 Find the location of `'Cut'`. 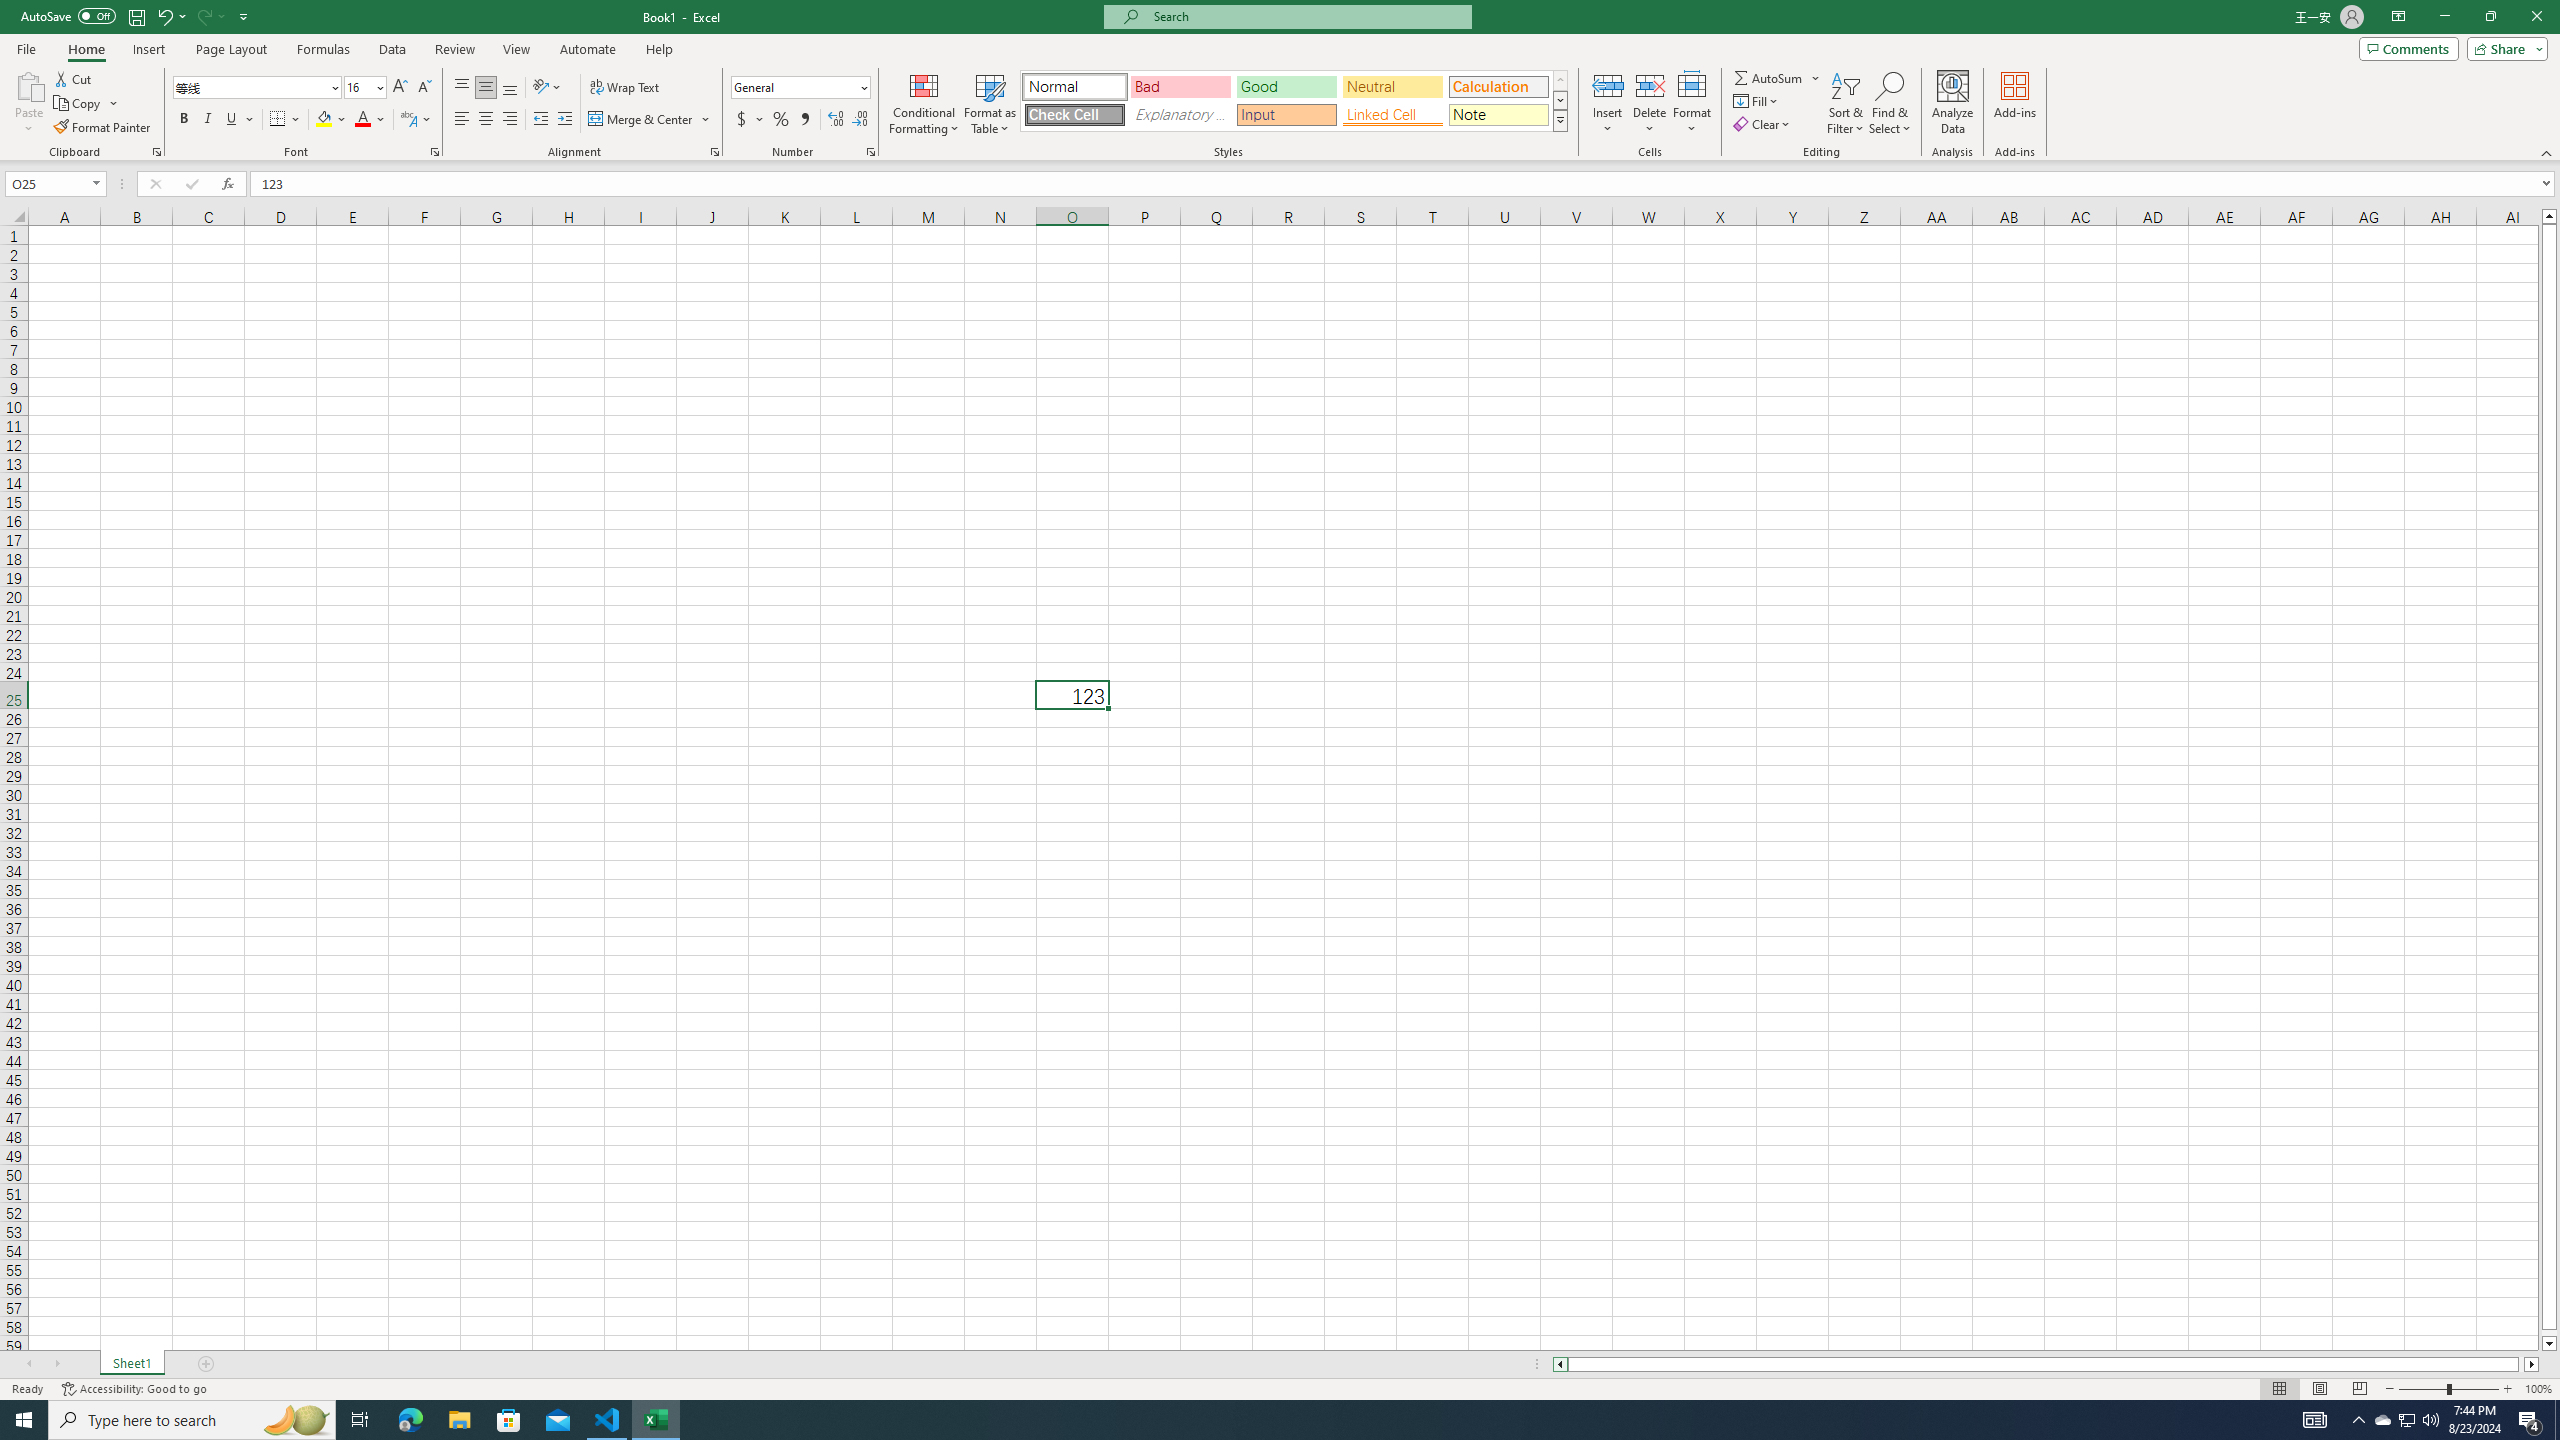

'Cut' is located at coordinates (73, 78).